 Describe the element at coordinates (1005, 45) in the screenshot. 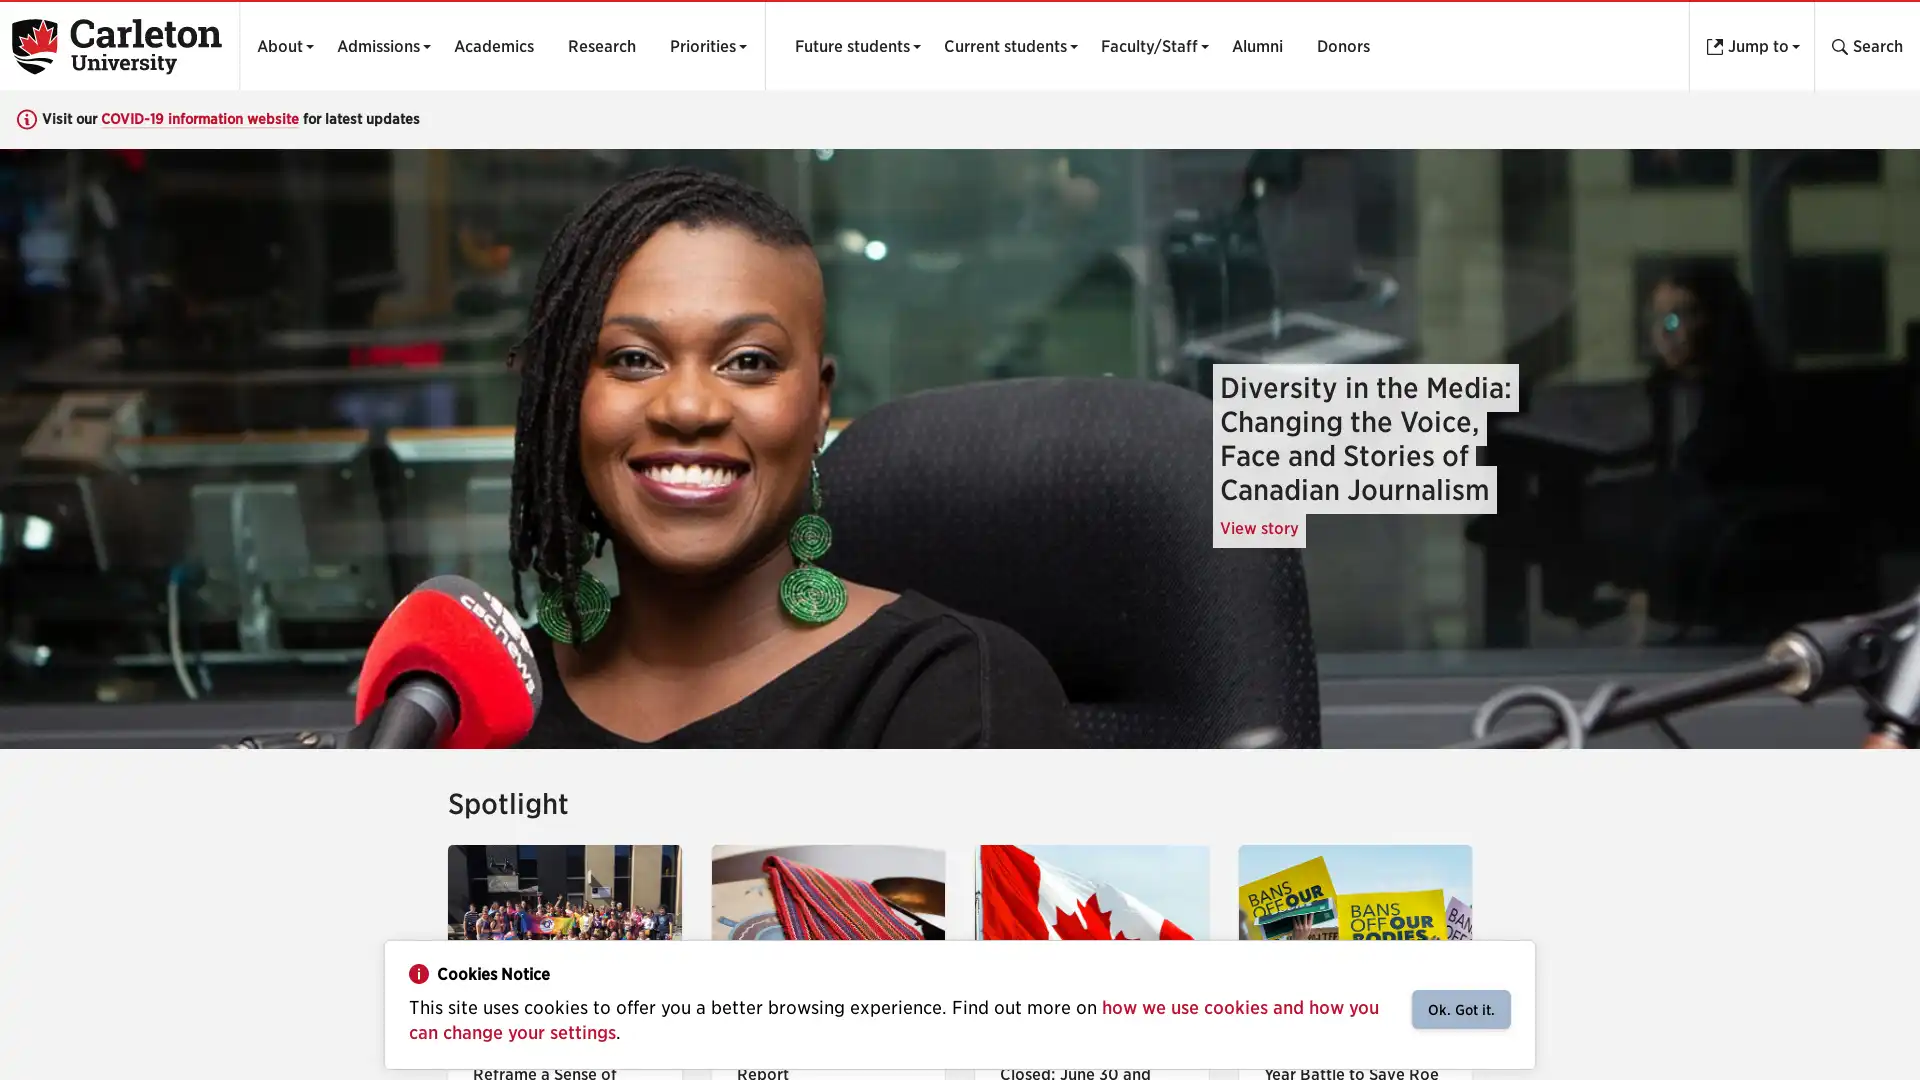

I see `Open Menu` at that location.